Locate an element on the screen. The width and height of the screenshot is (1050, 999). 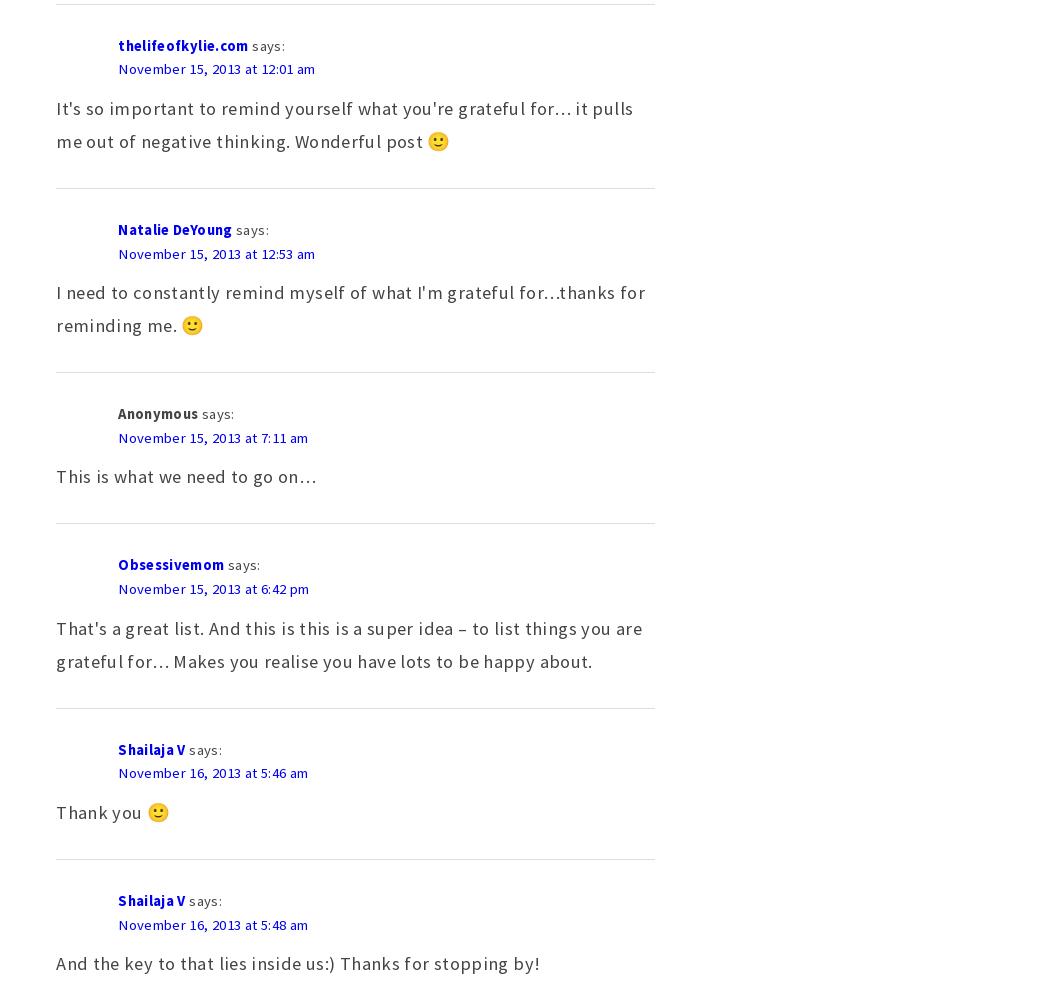
'November 15, 2013 at 6:42 pm' is located at coordinates (212, 589).